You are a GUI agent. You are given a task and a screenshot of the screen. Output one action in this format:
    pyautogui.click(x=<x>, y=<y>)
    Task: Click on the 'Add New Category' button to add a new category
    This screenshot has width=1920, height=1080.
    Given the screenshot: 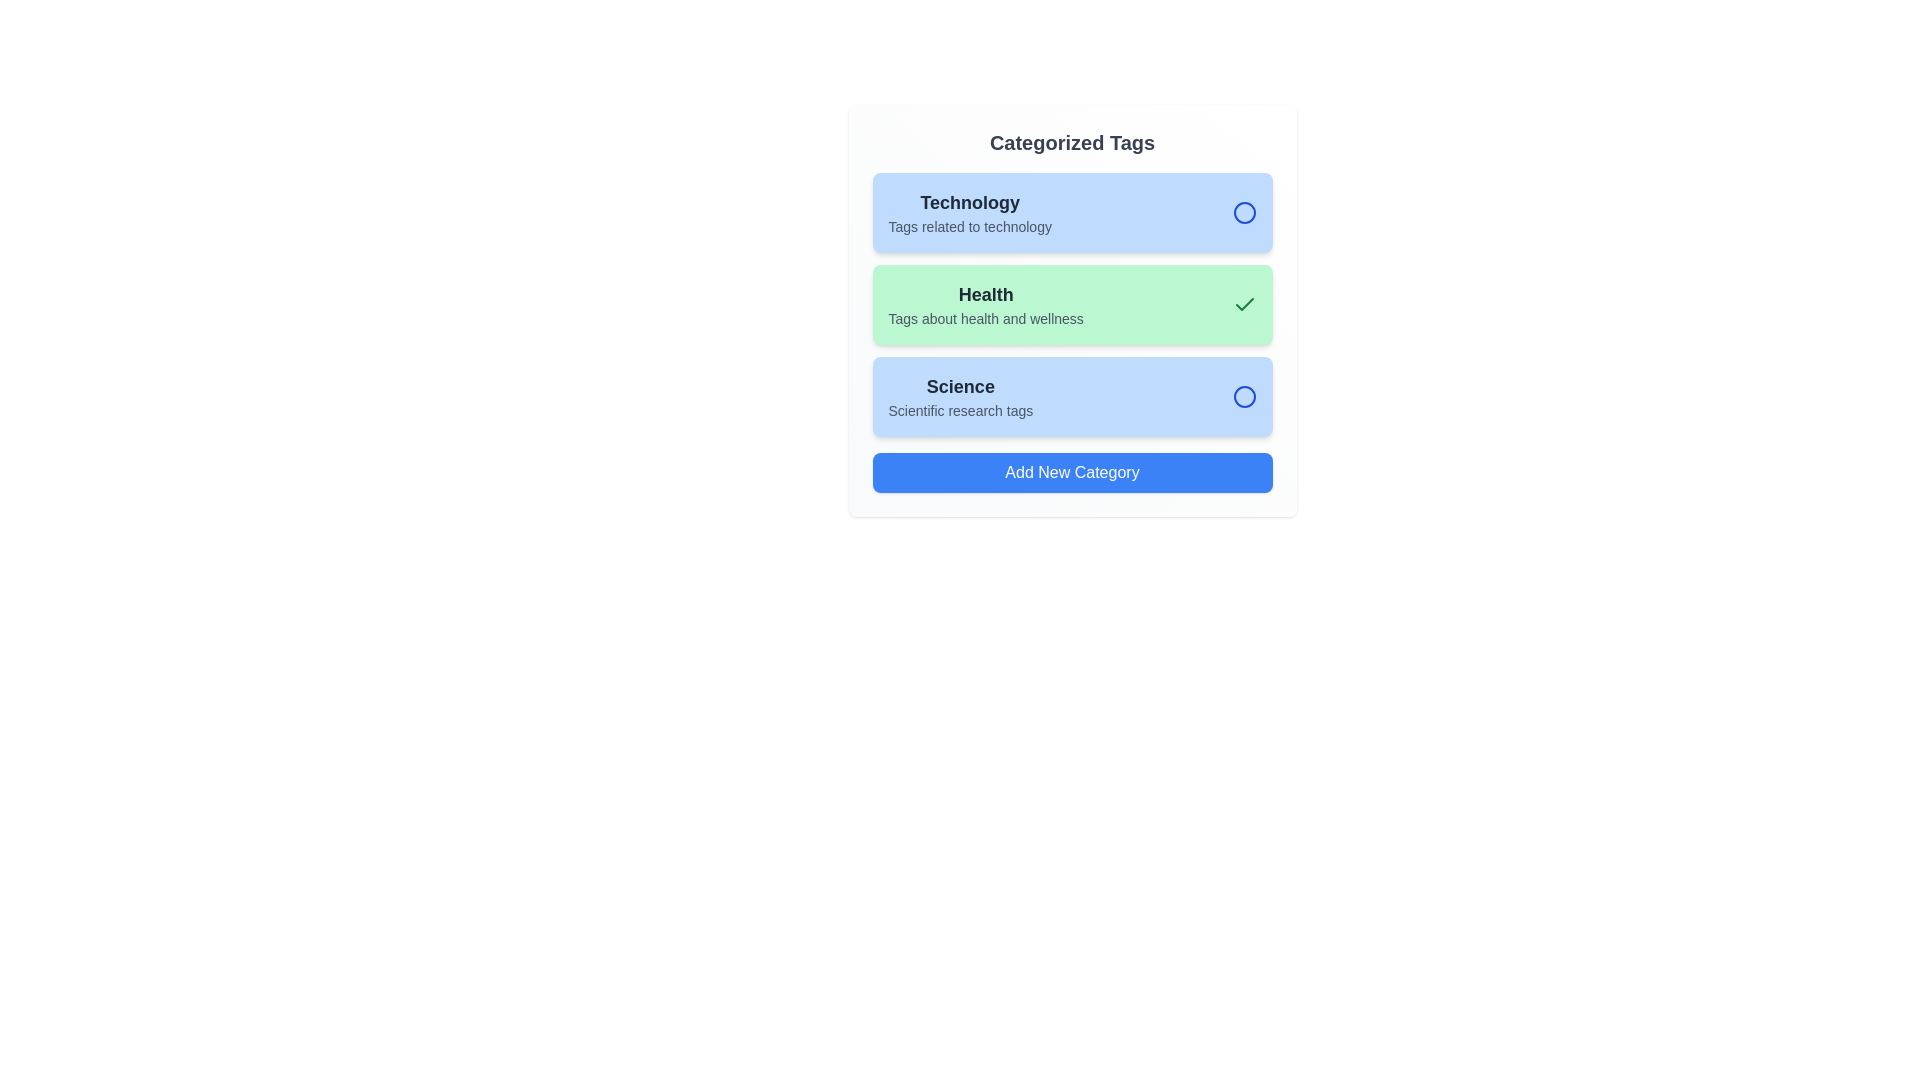 What is the action you would take?
    pyautogui.click(x=1071, y=473)
    